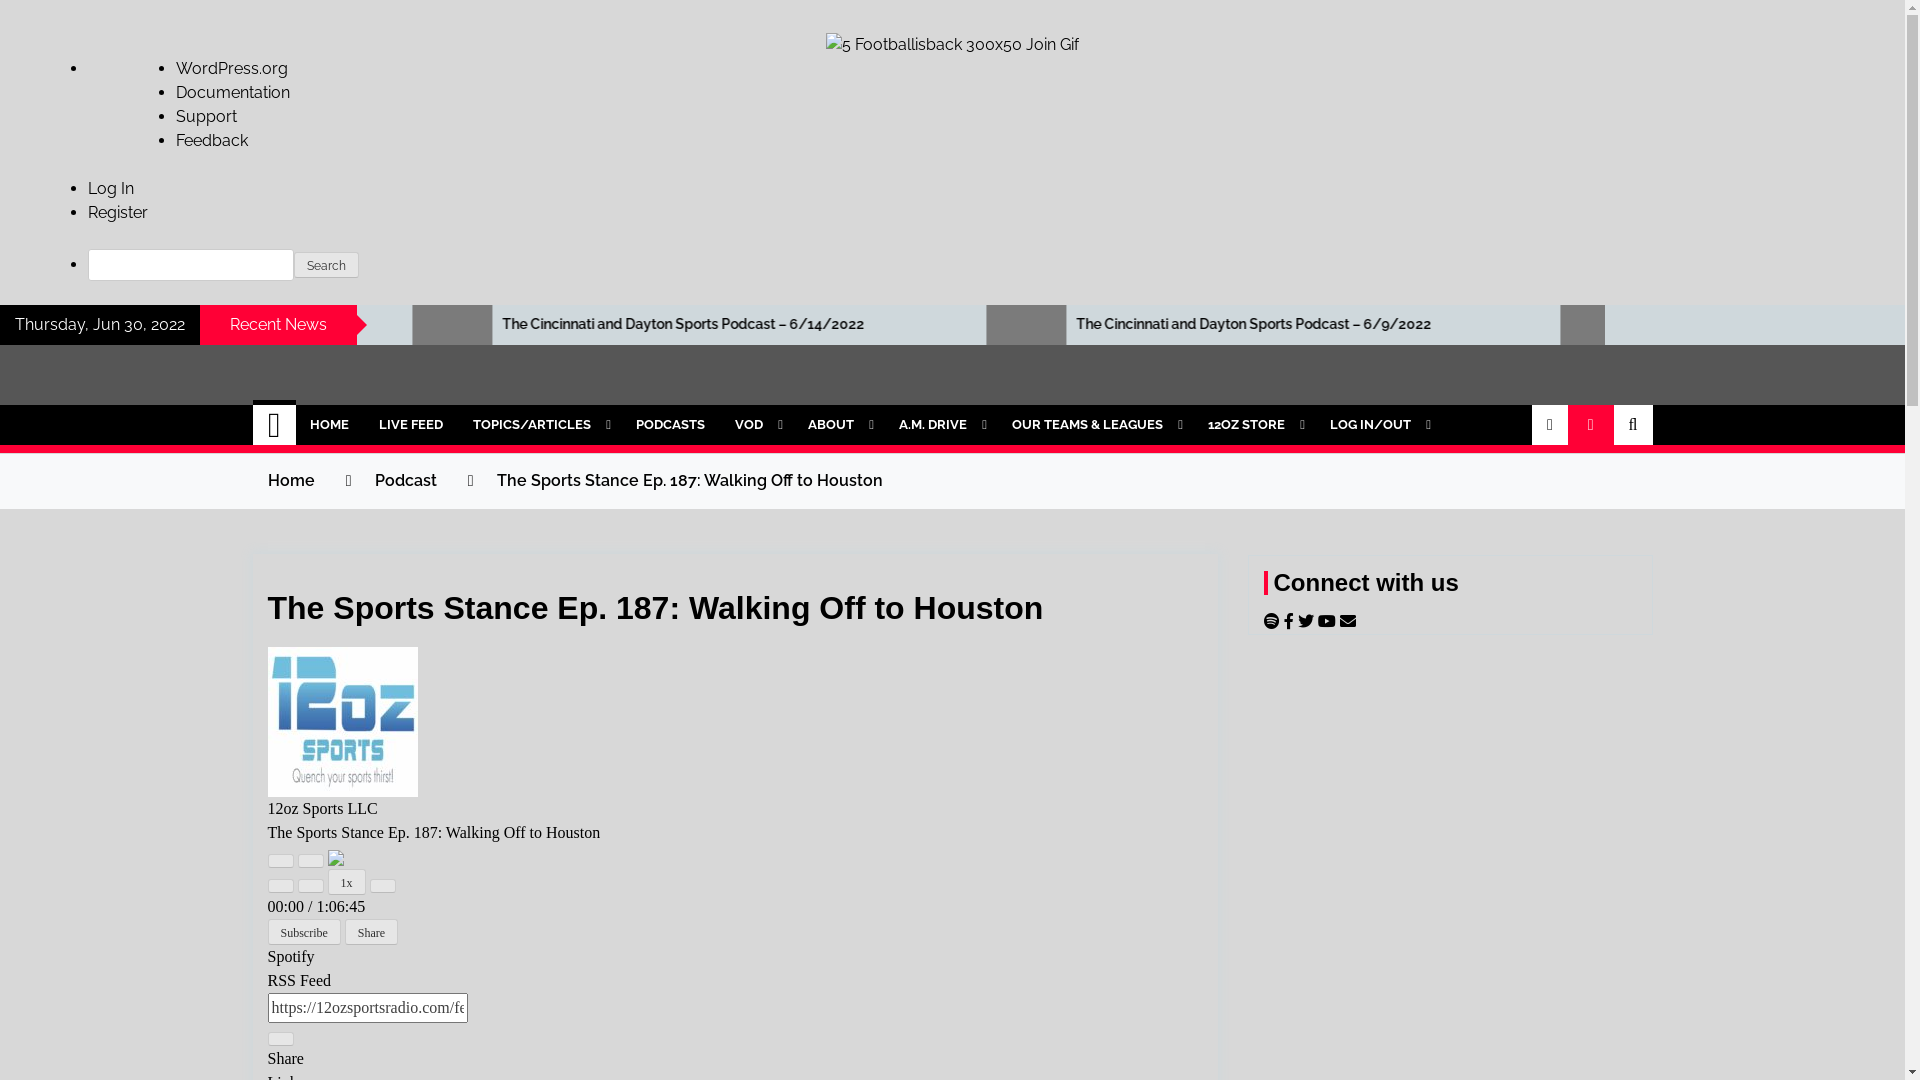 The height and width of the screenshot is (1080, 1920). Describe the element at coordinates (1348, 620) in the screenshot. I see `'Email 12oz Sports Network'` at that location.